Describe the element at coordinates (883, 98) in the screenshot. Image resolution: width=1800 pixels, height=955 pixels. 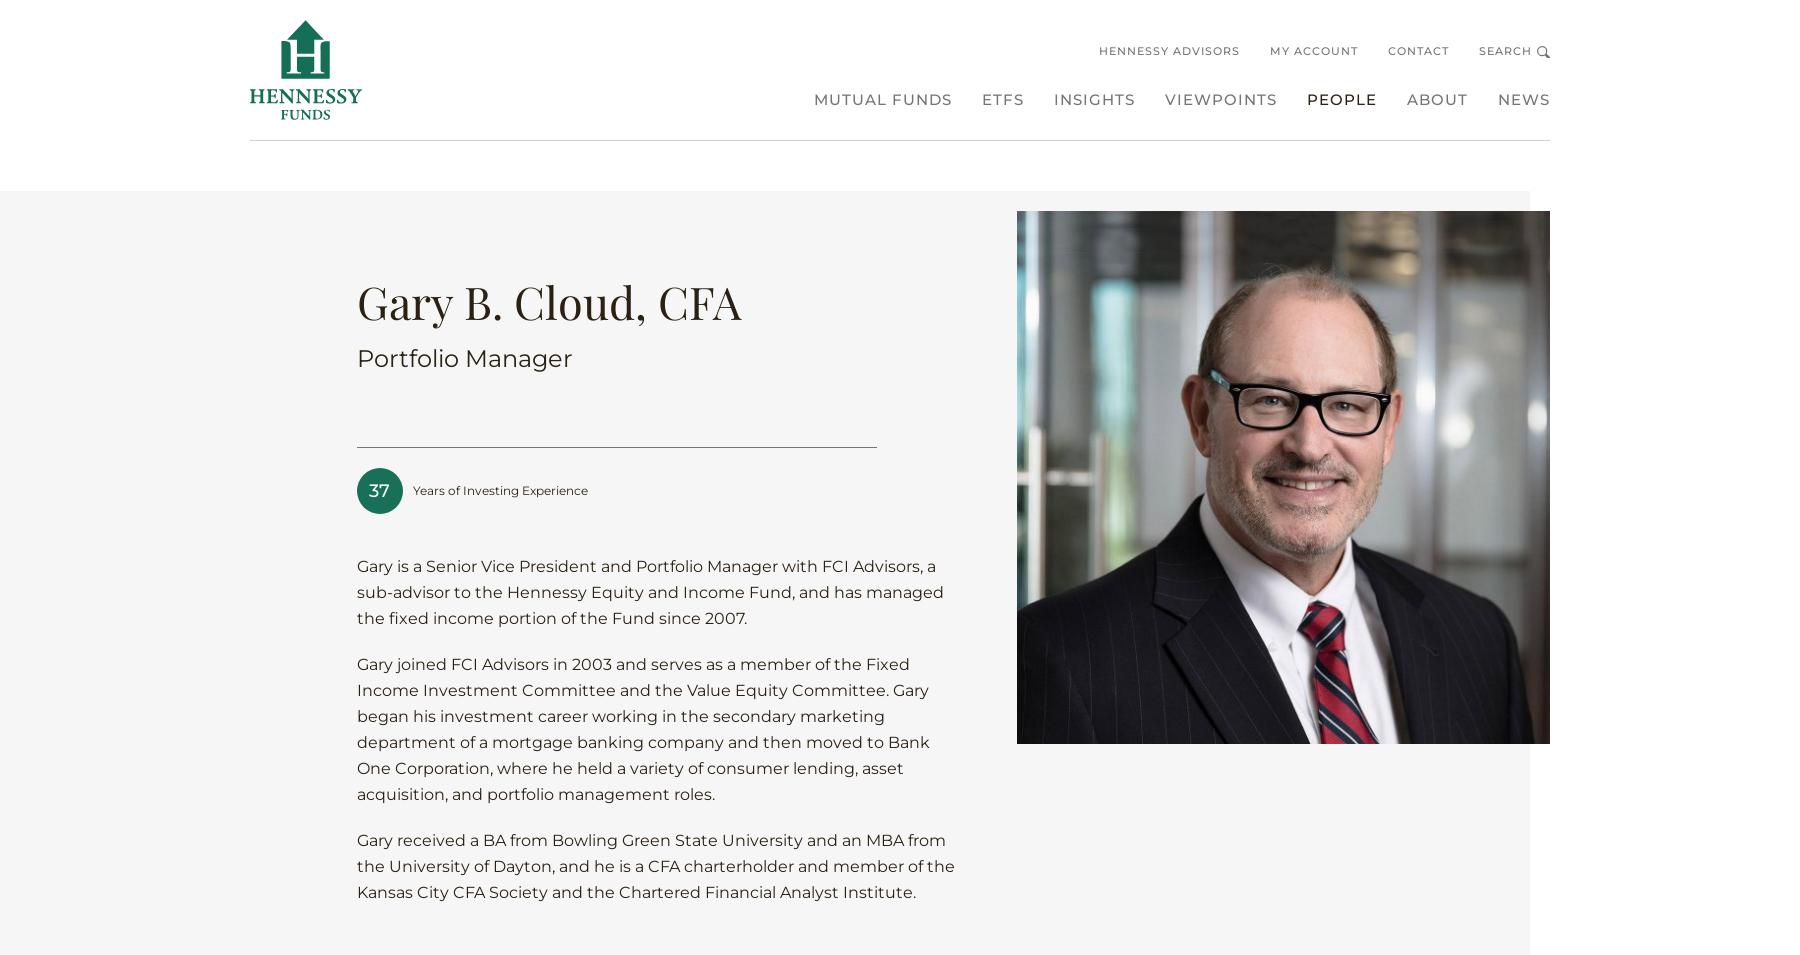
I see `'Mutual Funds'` at that location.